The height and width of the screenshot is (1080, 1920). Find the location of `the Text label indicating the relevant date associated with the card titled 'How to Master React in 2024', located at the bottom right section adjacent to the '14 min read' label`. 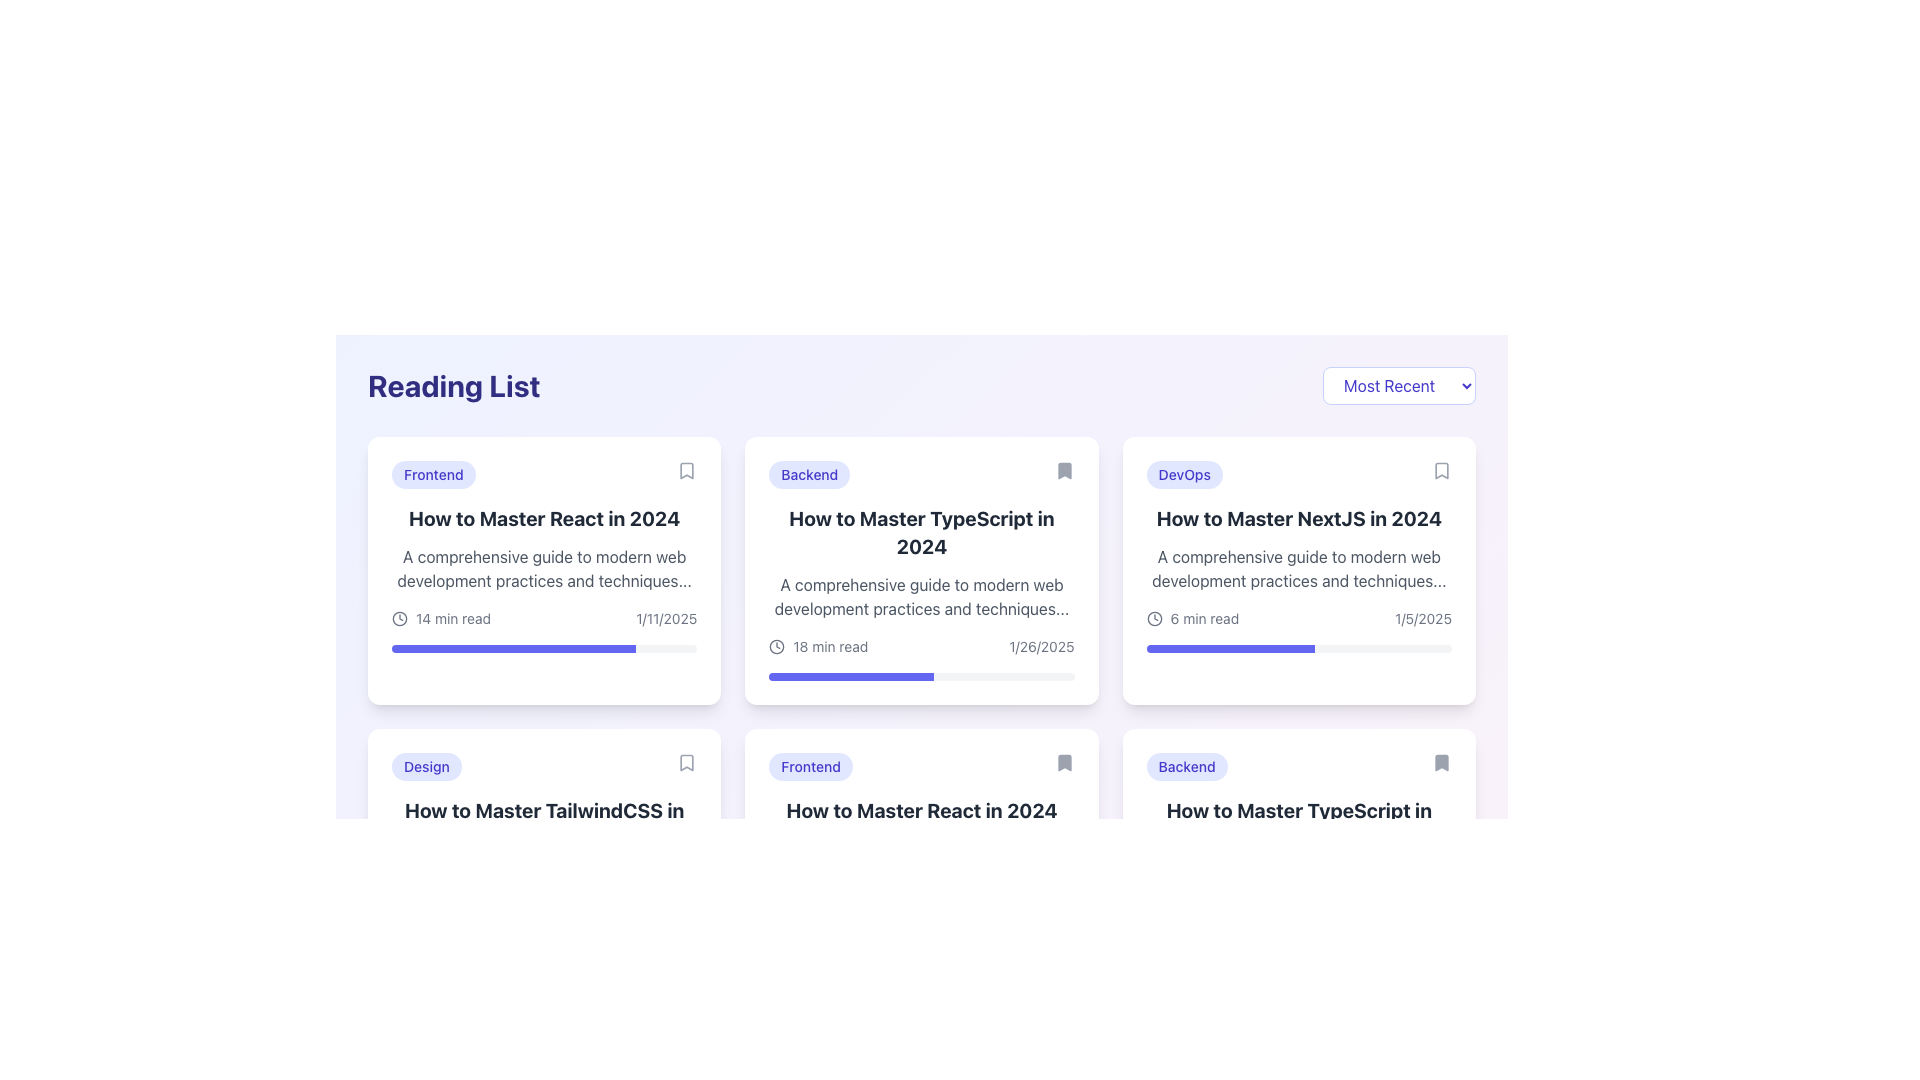

the Text label indicating the relevant date associated with the card titled 'How to Master React in 2024', located at the bottom right section adjacent to the '14 min read' label is located at coordinates (666, 617).